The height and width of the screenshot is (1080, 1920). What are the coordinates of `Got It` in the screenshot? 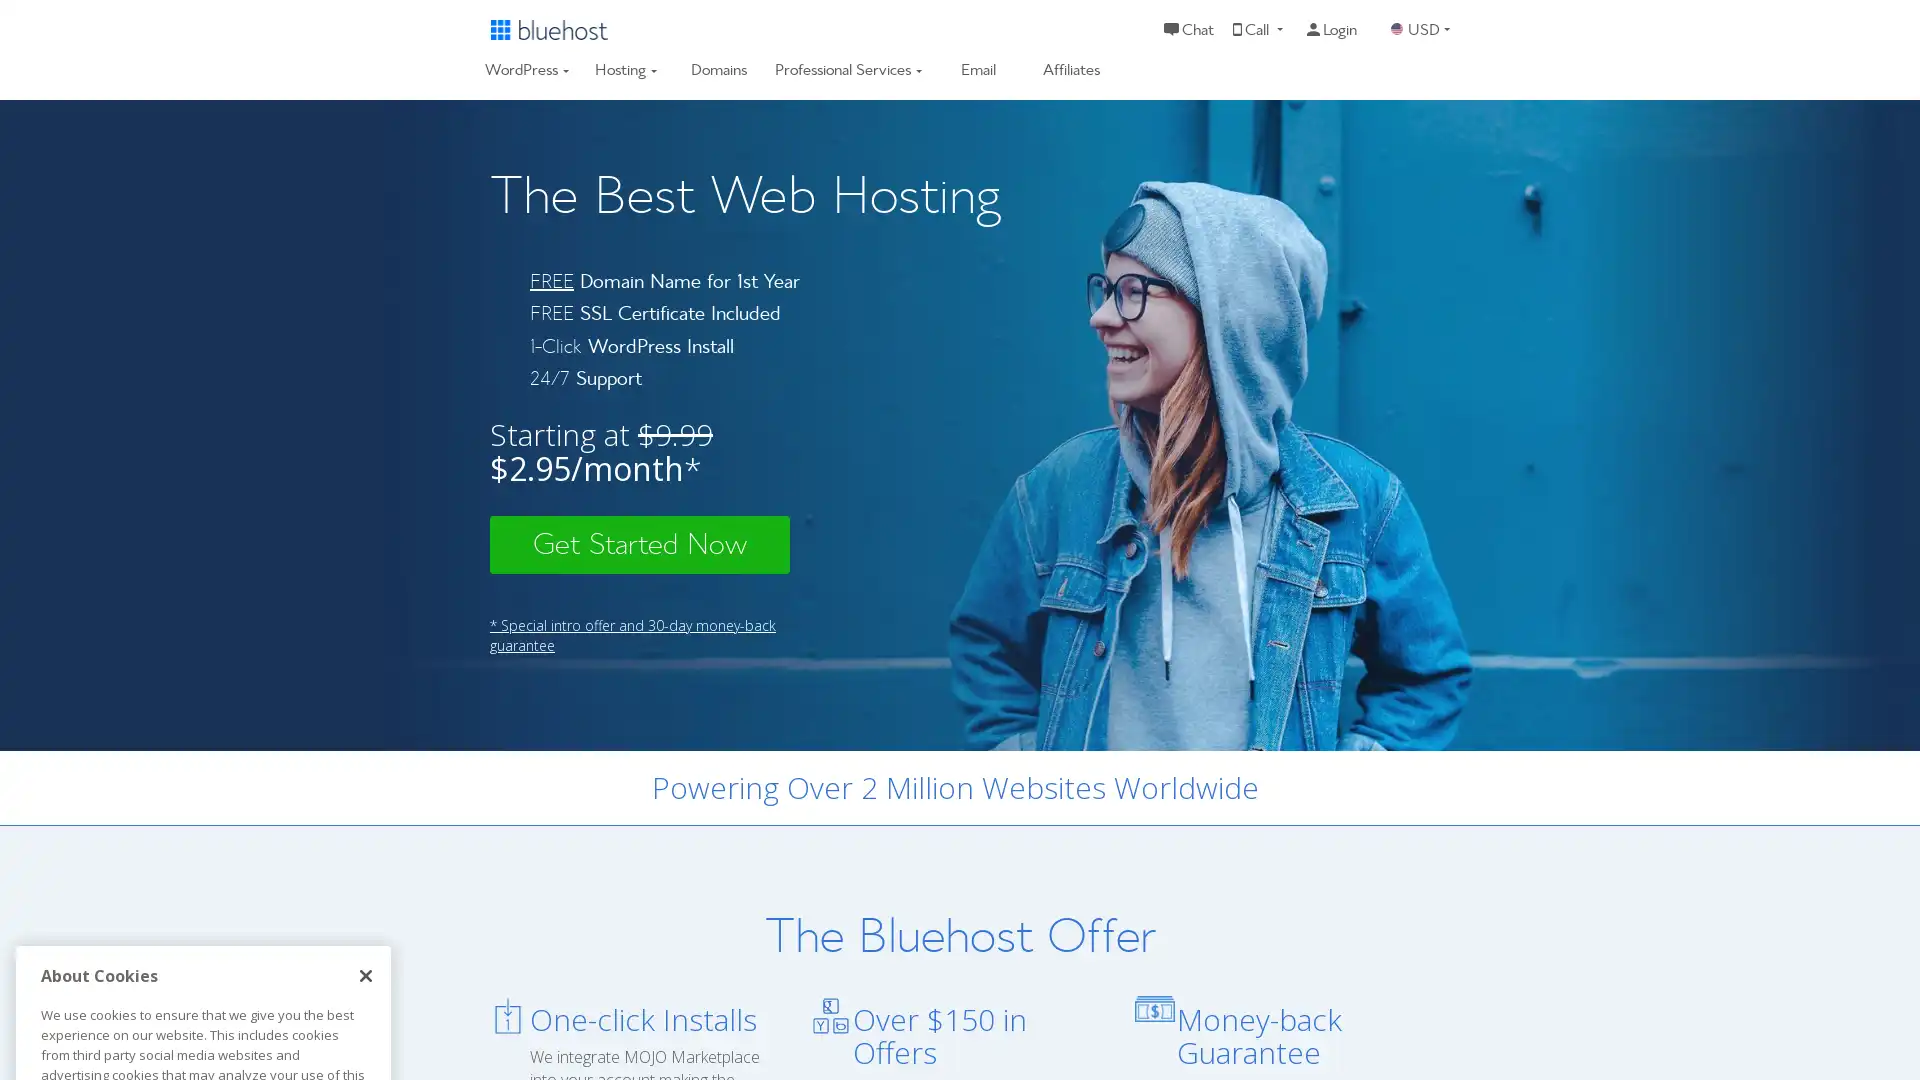 It's located at (203, 962).